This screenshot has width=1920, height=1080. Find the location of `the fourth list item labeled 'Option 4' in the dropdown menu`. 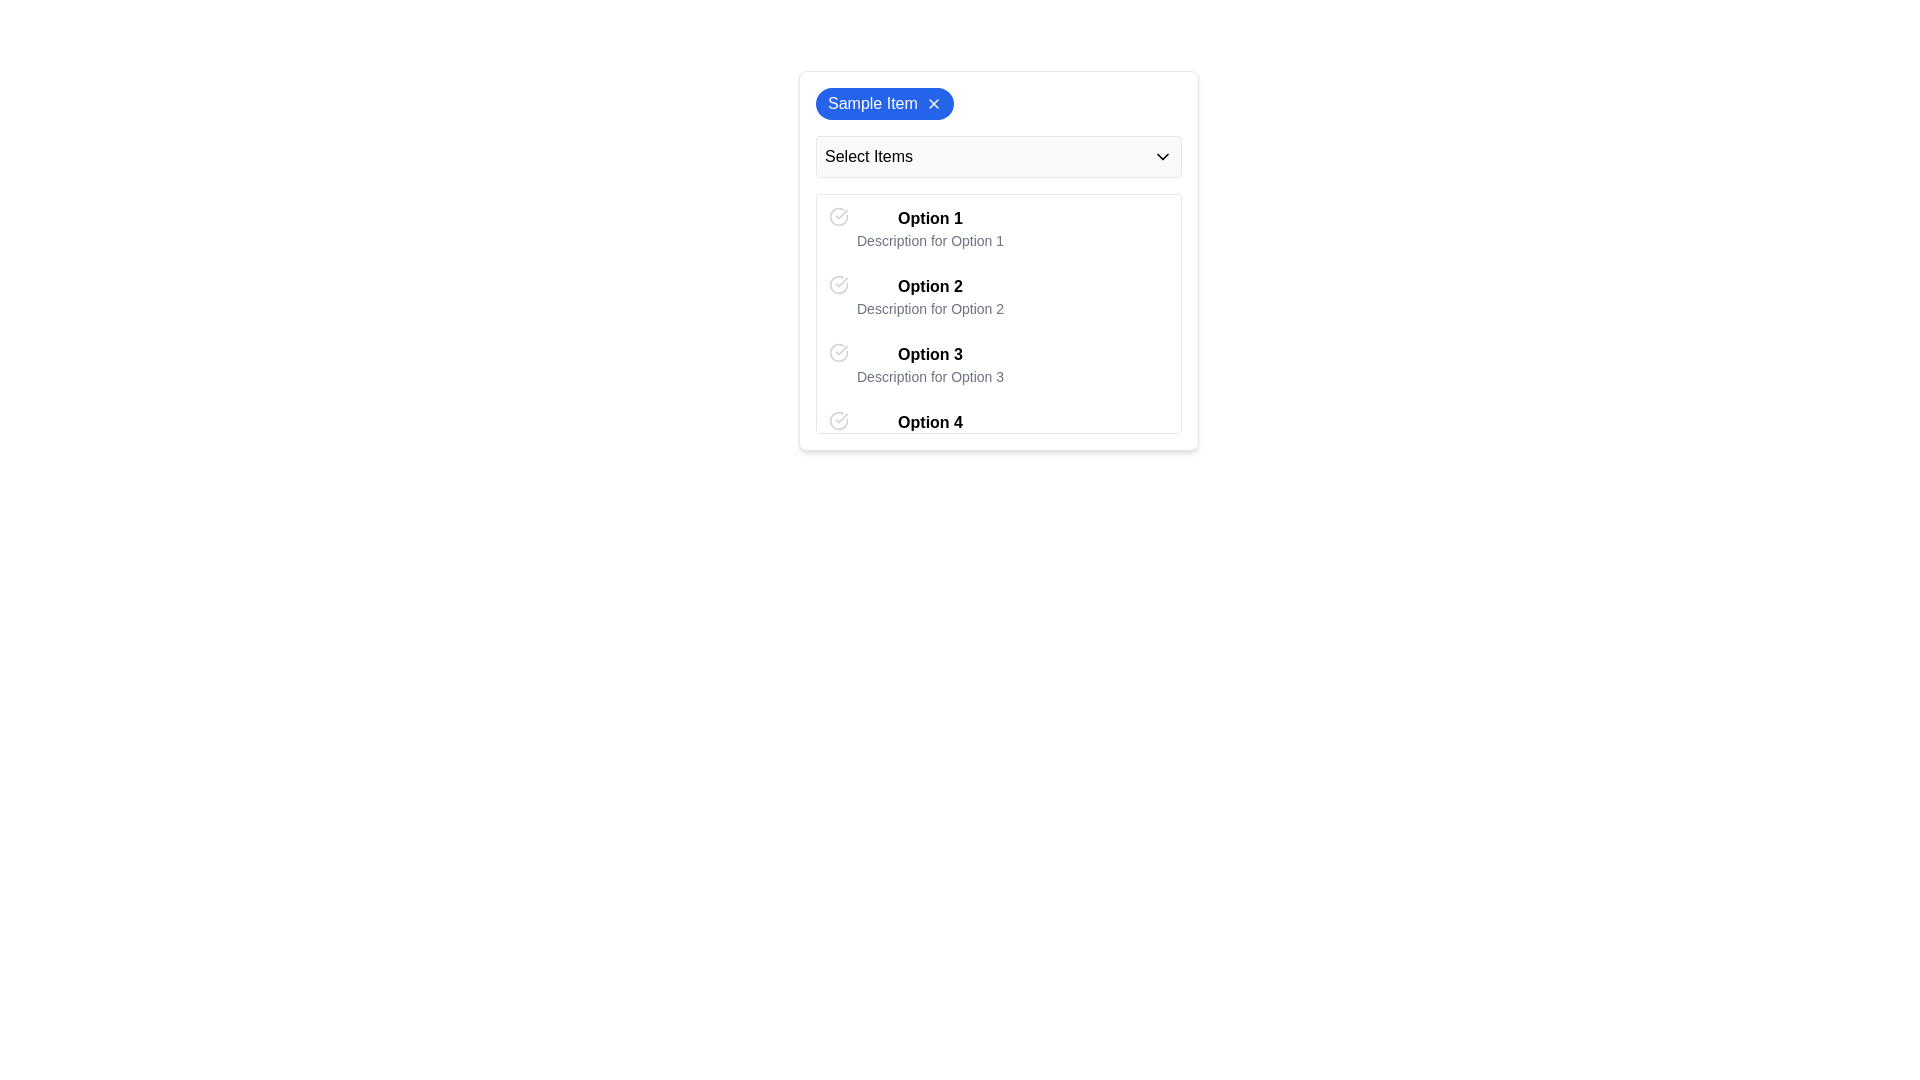

the fourth list item labeled 'Option 4' in the dropdown menu is located at coordinates (998, 431).